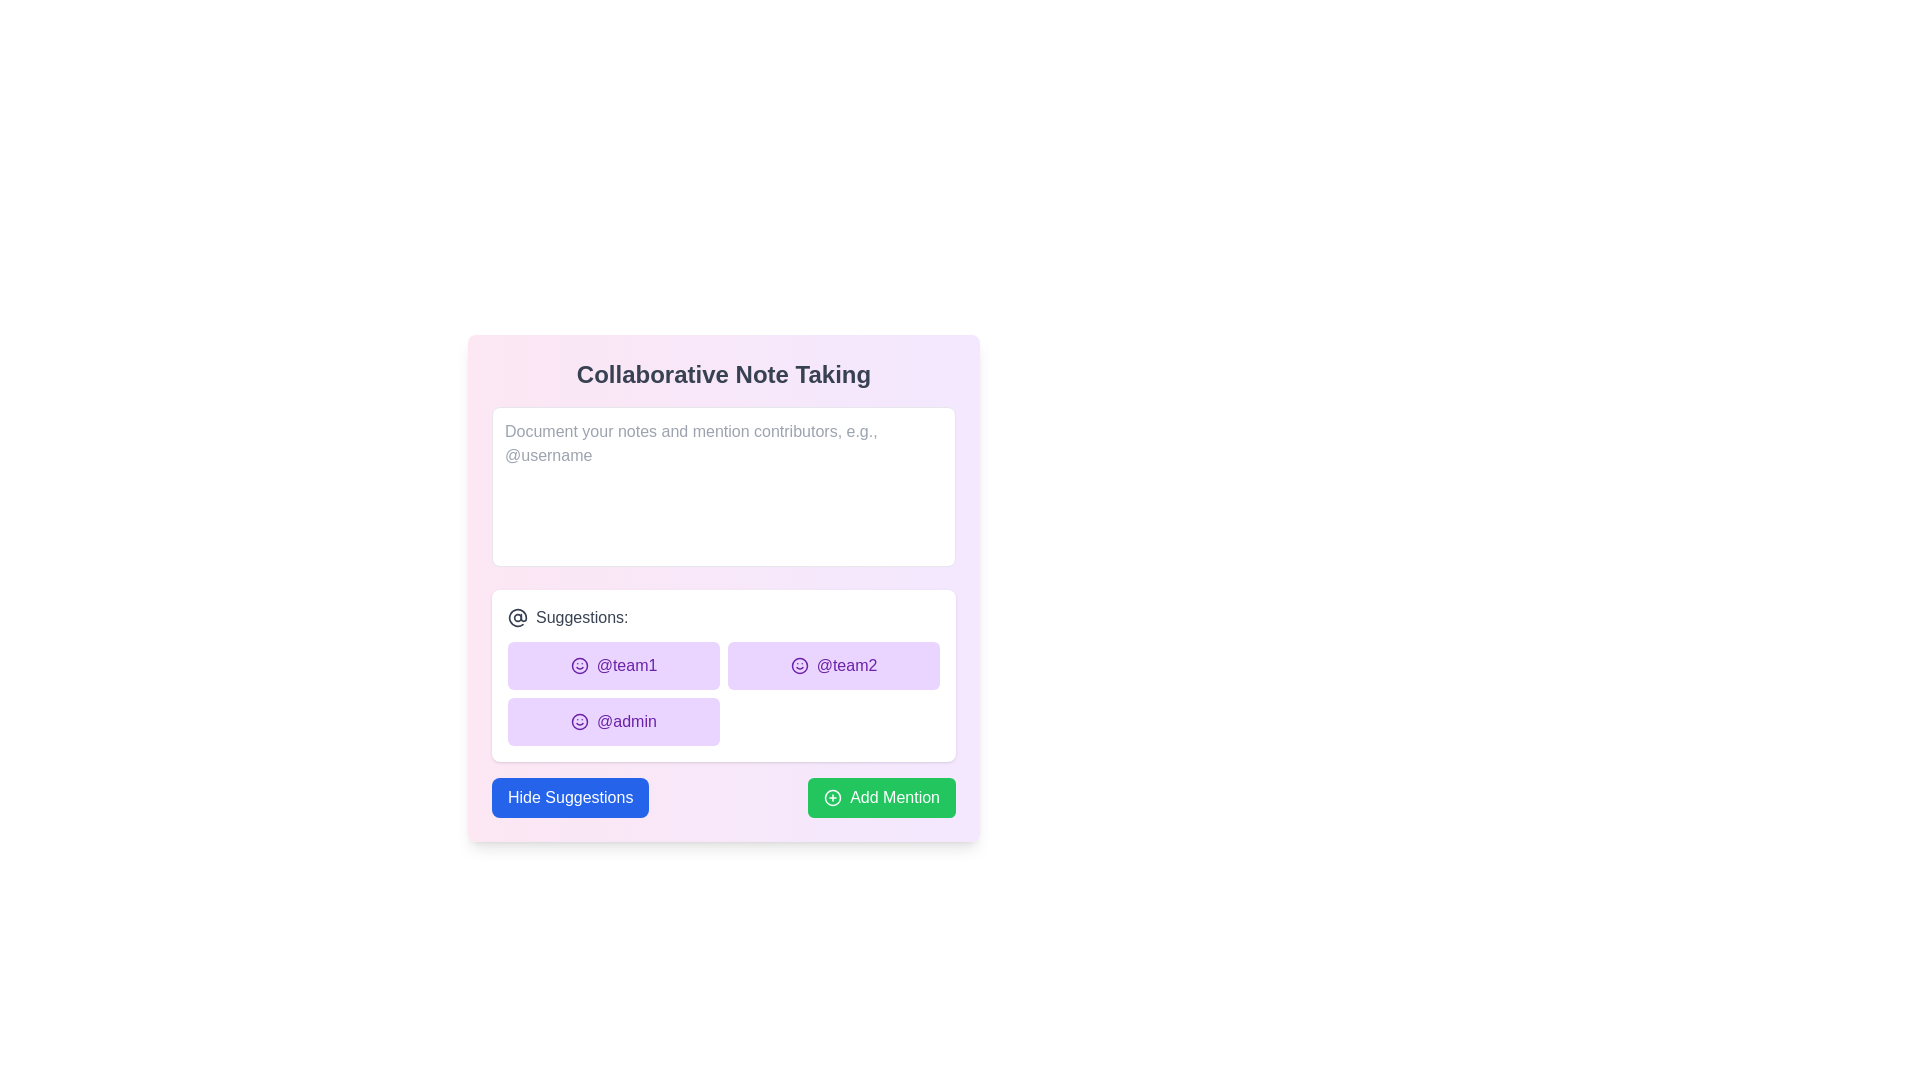 Image resolution: width=1920 pixels, height=1080 pixels. I want to click on the smiling emoticon icon associated with the '@team2' button located in the right column of the suggestions box, so click(798, 666).